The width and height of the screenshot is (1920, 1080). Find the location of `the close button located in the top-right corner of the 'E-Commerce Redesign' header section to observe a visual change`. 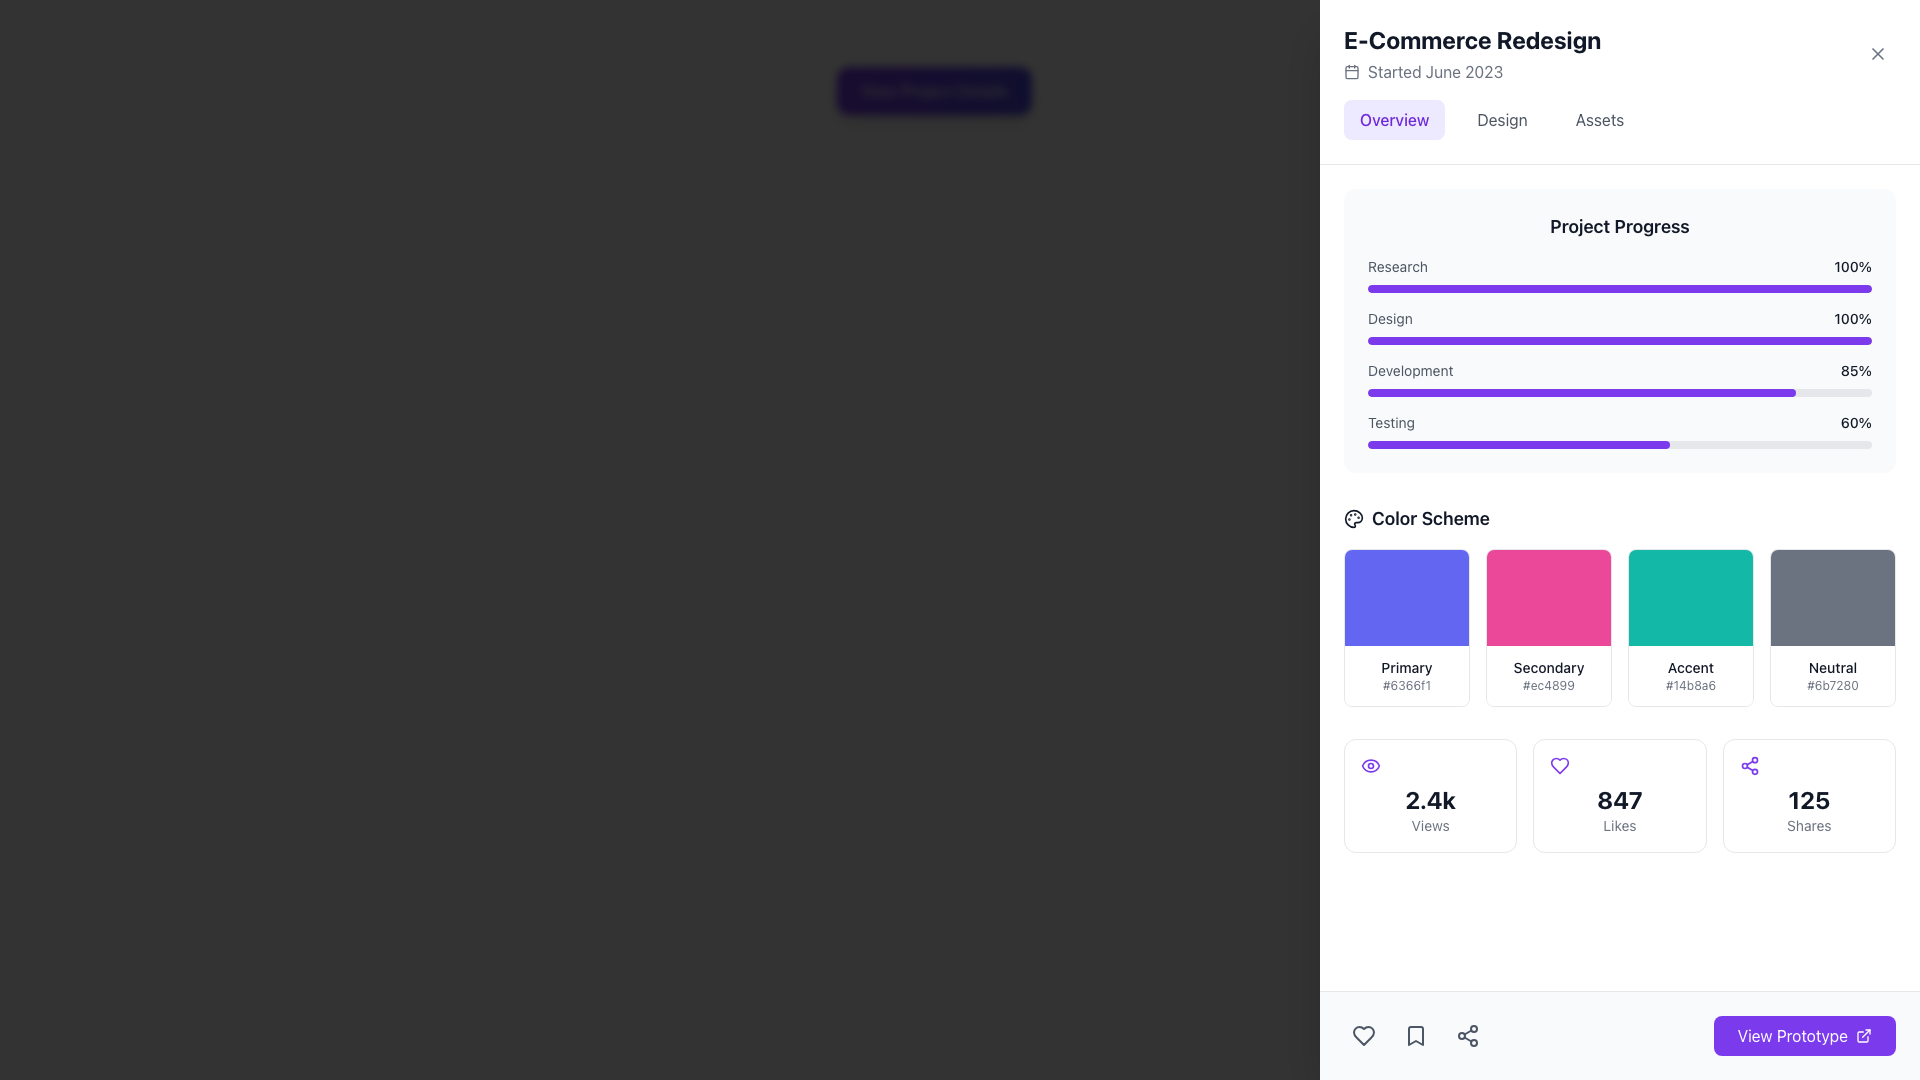

the close button located in the top-right corner of the 'E-Commerce Redesign' header section to observe a visual change is located at coordinates (1876, 53).